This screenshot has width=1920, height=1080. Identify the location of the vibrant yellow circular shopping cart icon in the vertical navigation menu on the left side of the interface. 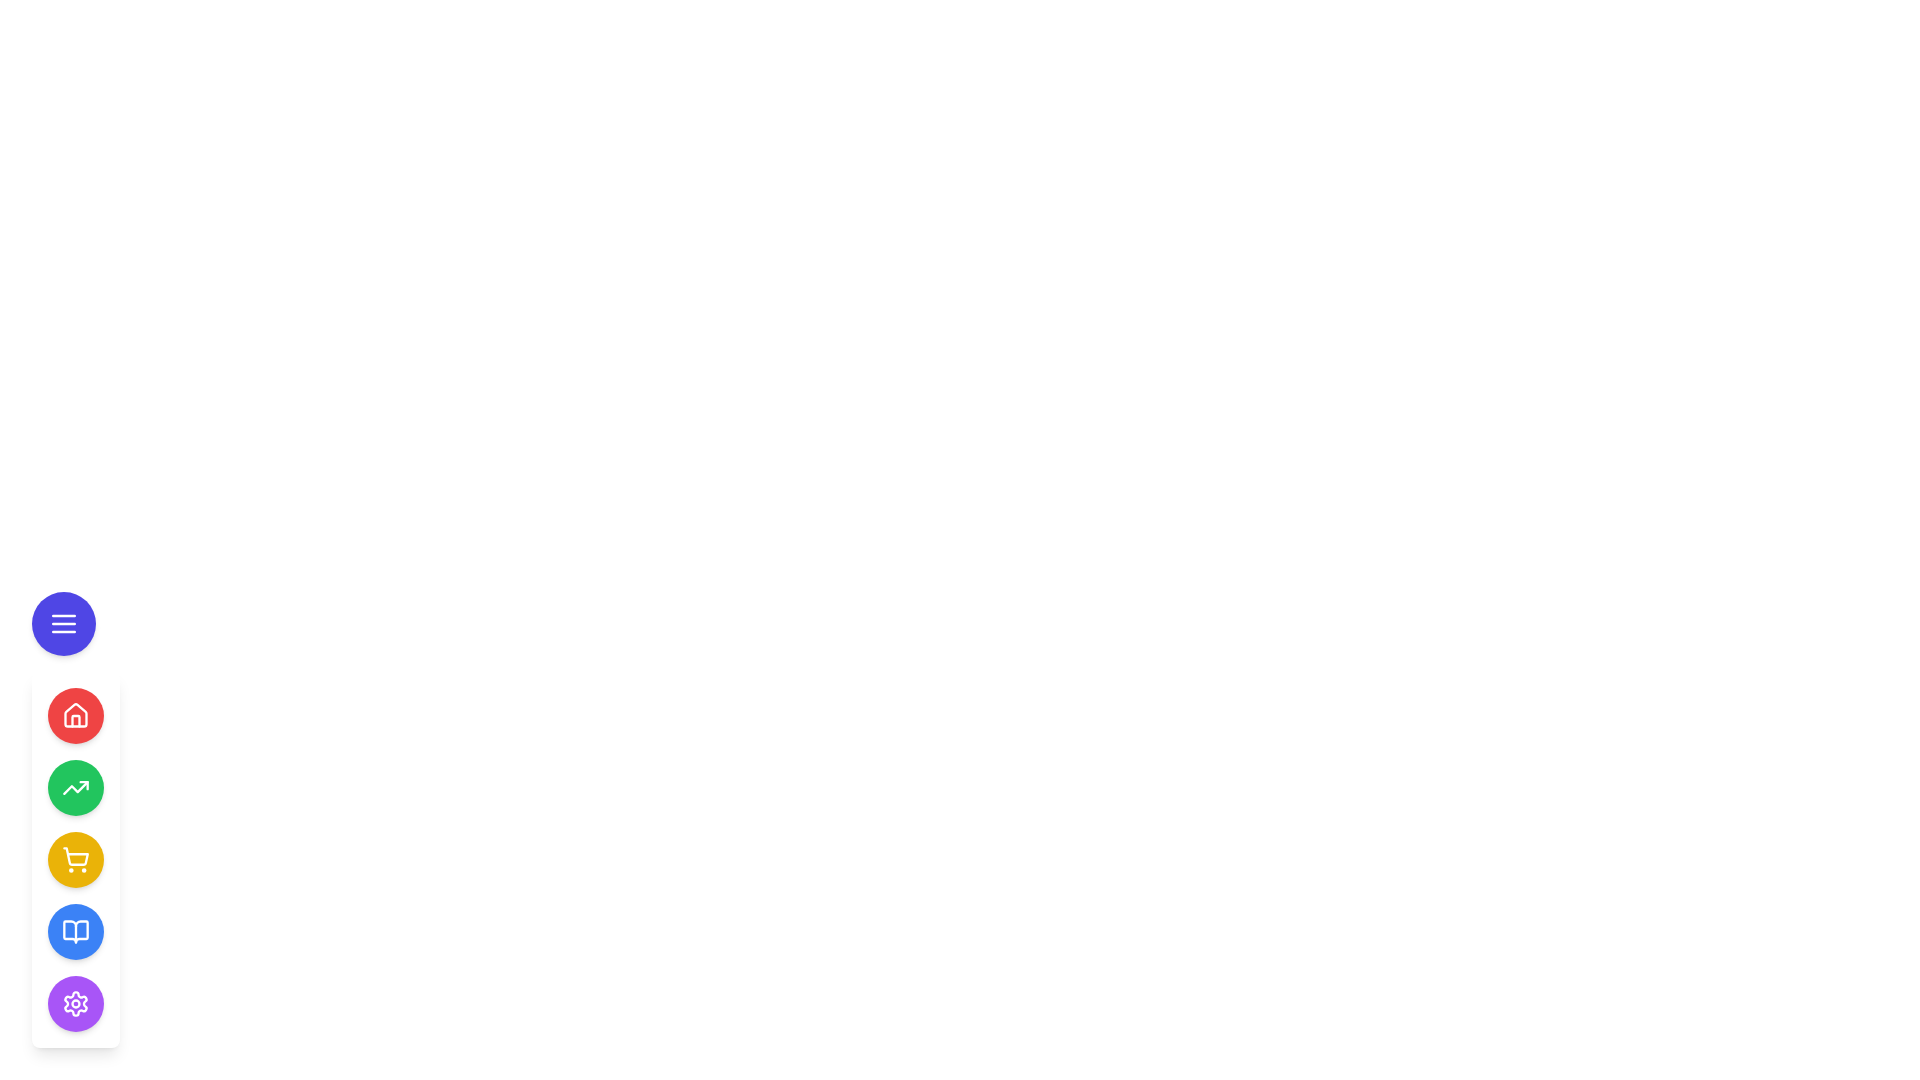
(76, 859).